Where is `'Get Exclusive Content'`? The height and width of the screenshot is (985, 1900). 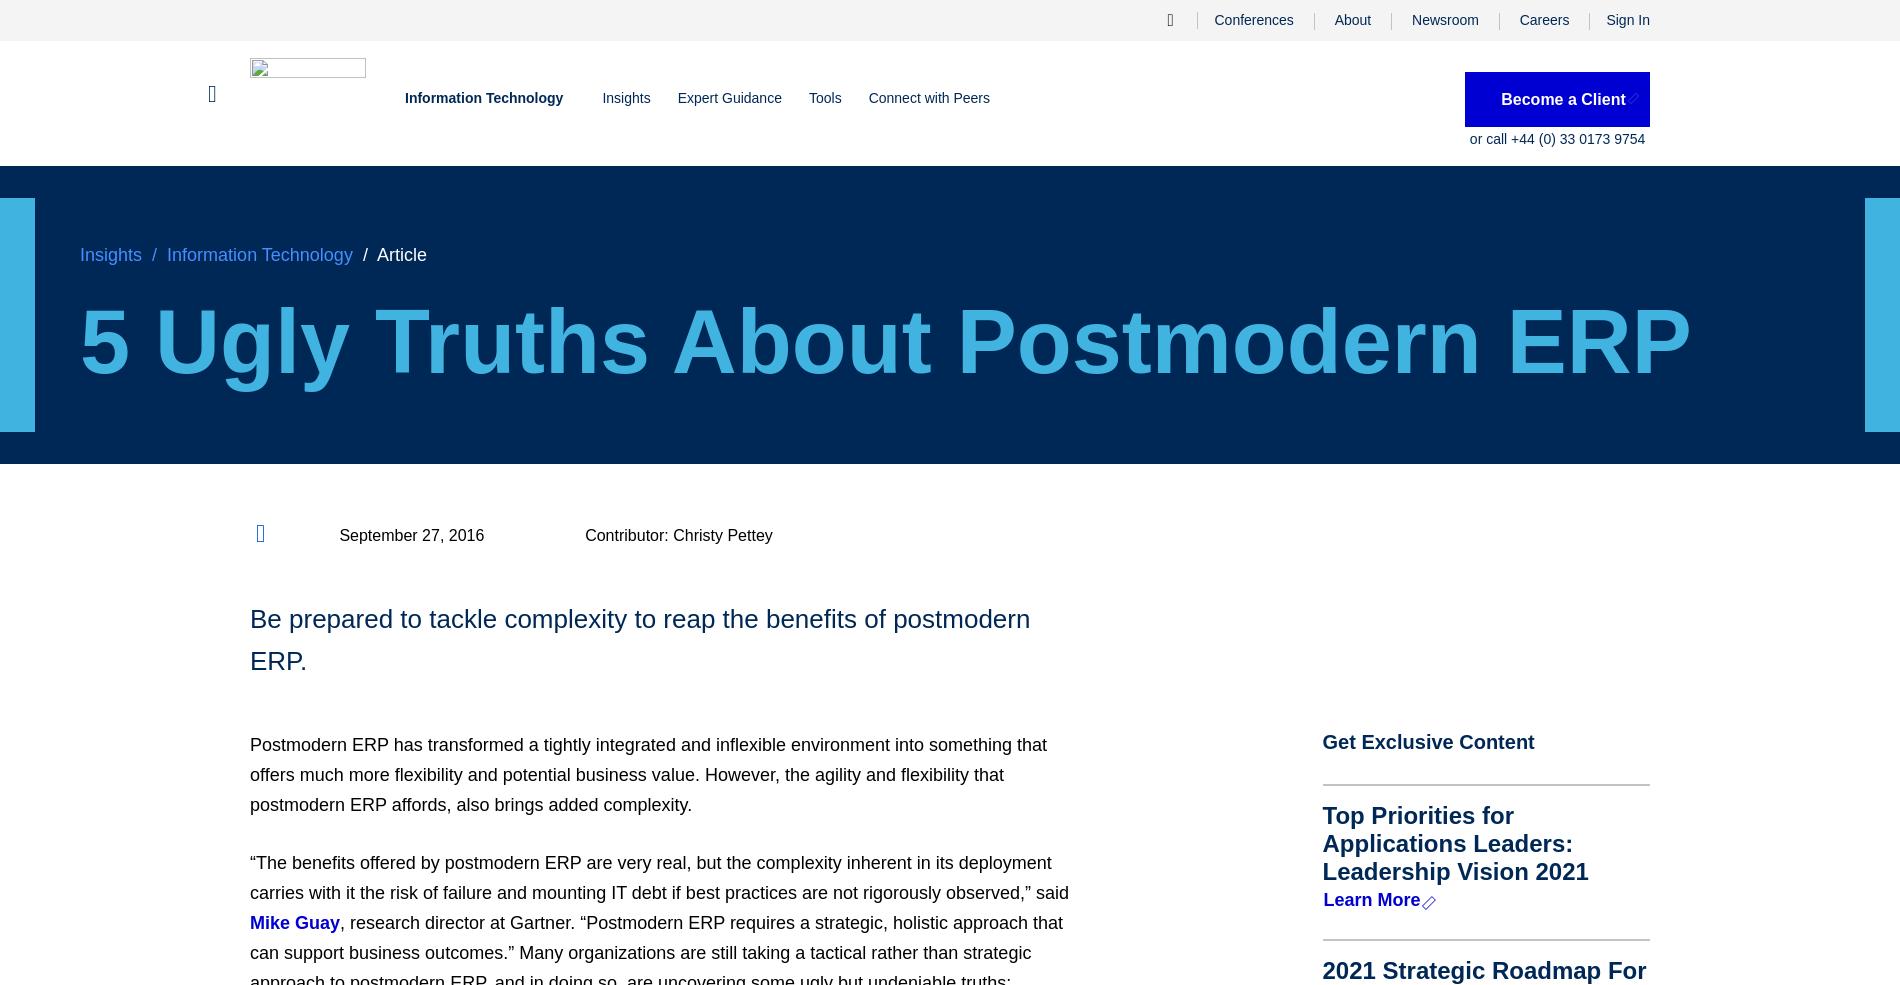 'Get Exclusive Content' is located at coordinates (1428, 742).